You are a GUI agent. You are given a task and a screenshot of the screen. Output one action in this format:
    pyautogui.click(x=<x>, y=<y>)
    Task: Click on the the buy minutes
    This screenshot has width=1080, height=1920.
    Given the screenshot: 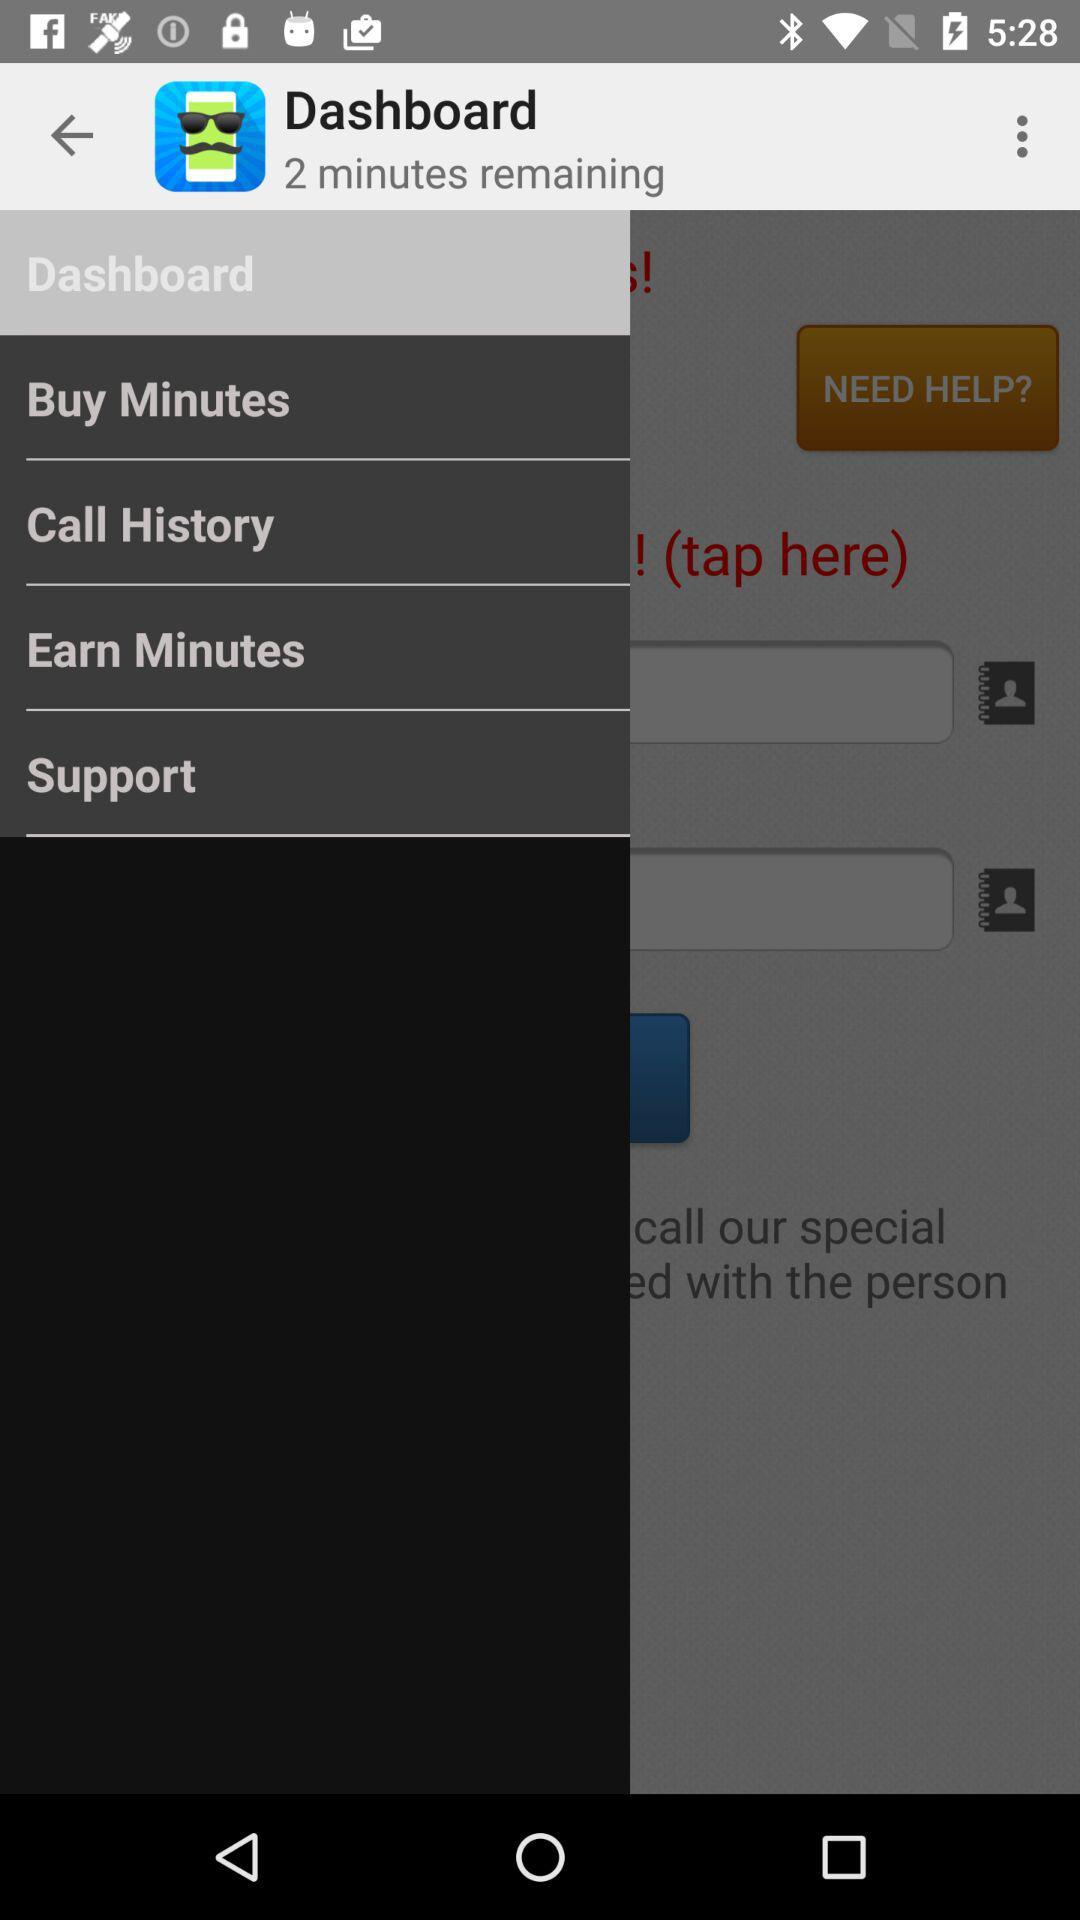 What is the action you would take?
    pyautogui.click(x=244, y=379)
    